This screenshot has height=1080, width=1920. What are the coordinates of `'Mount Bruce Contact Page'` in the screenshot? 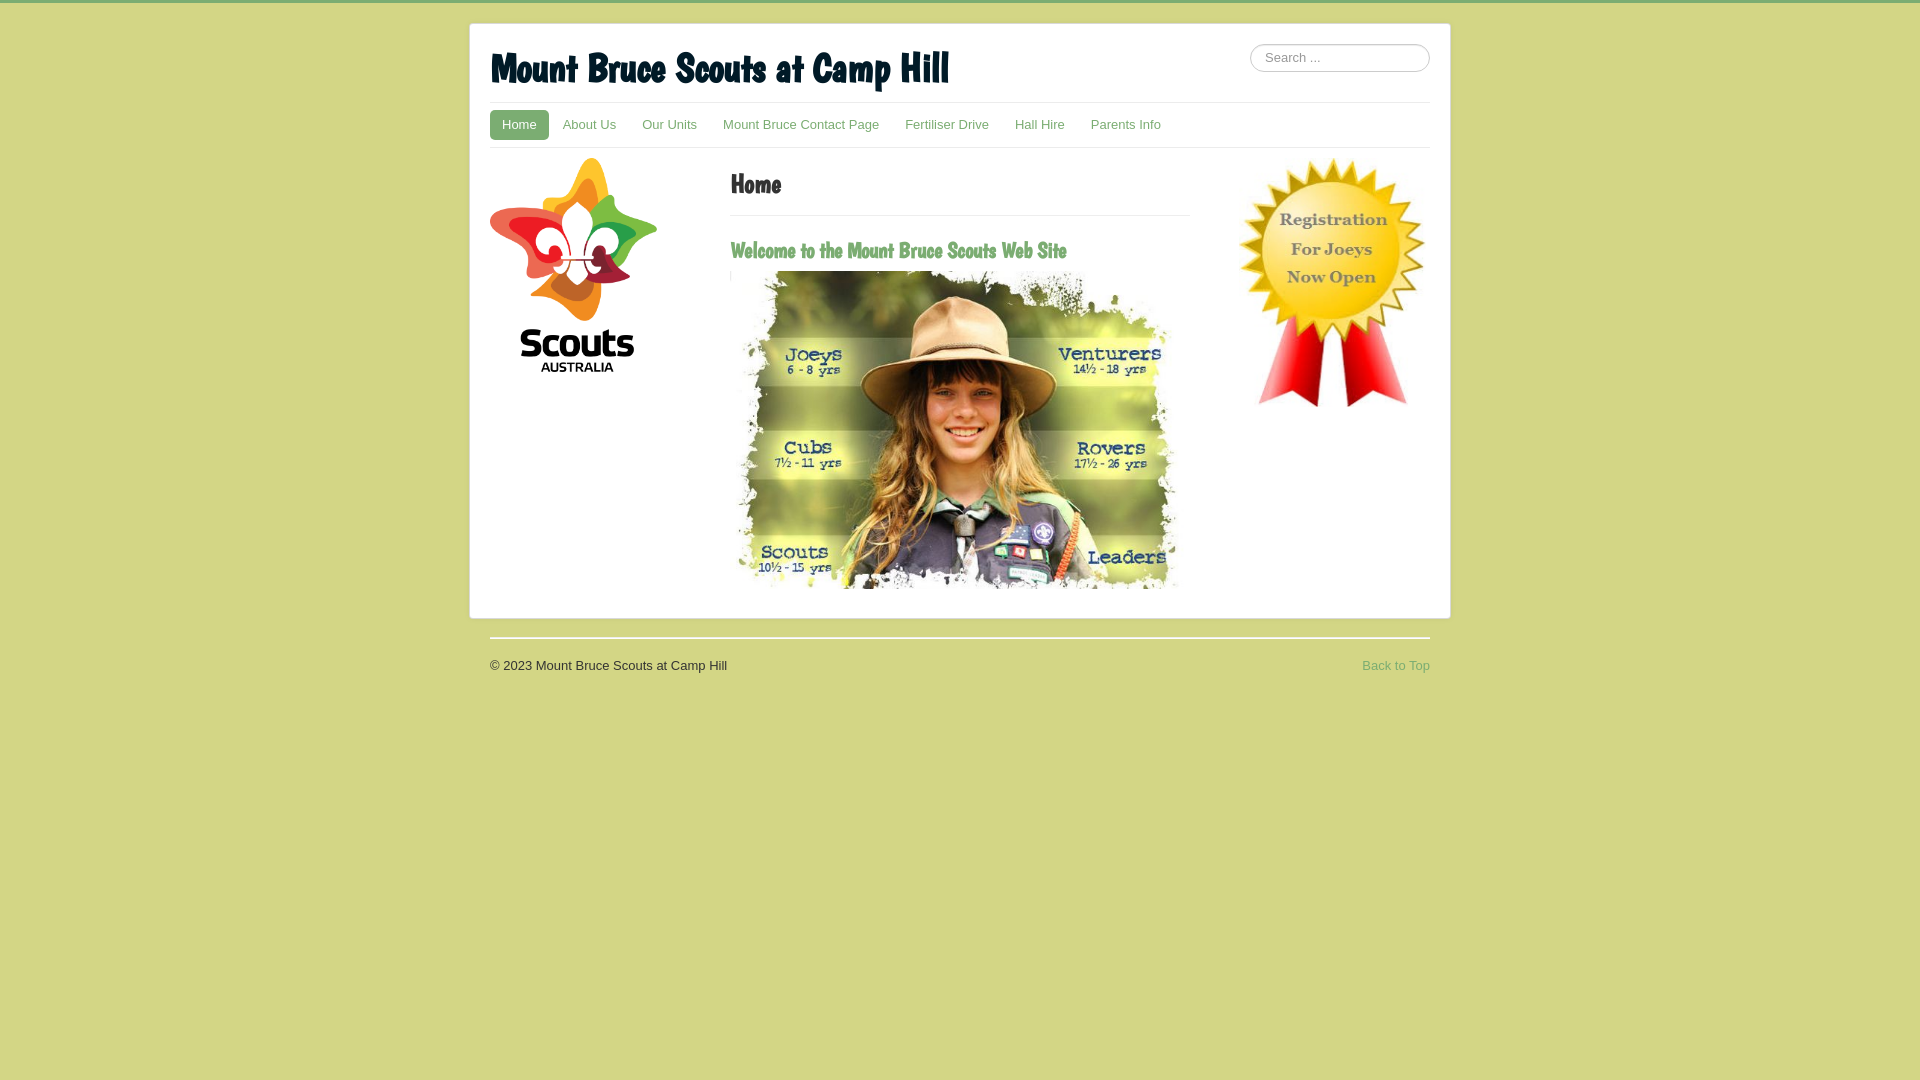 It's located at (801, 124).